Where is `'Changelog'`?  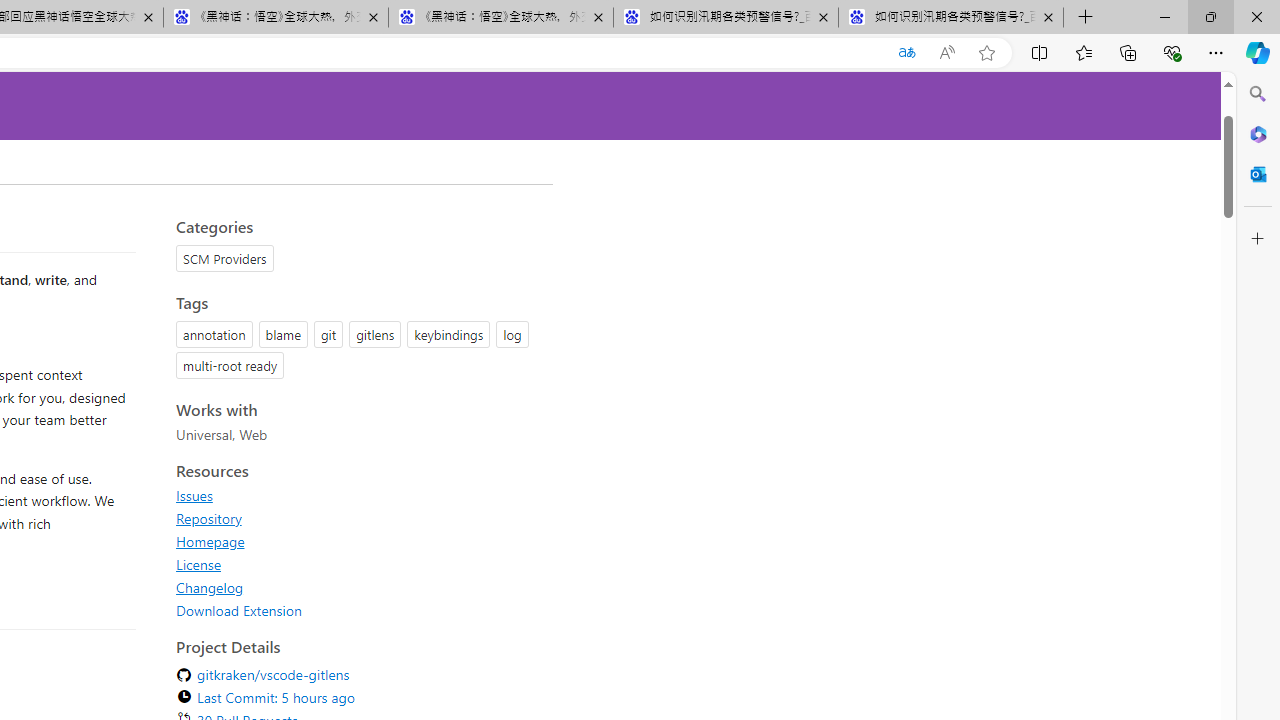
'Changelog' is located at coordinates (210, 586).